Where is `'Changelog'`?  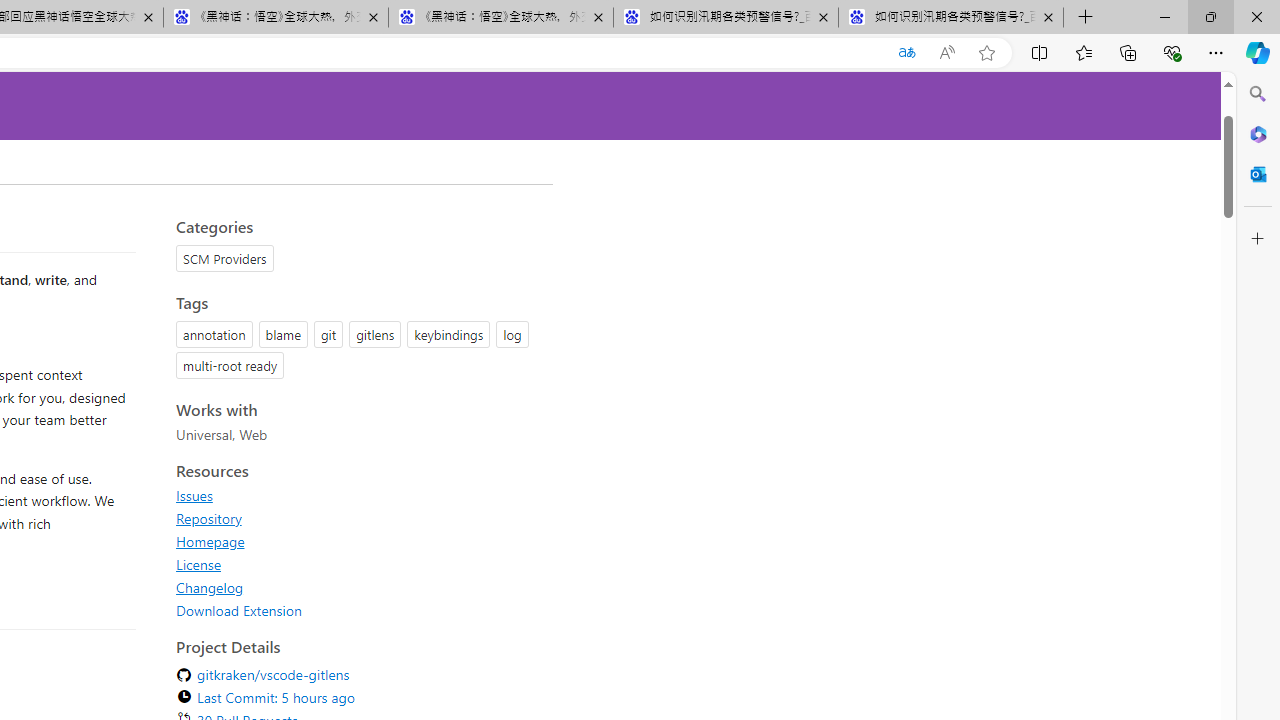
'Changelog' is located at coordinates (210, 586).